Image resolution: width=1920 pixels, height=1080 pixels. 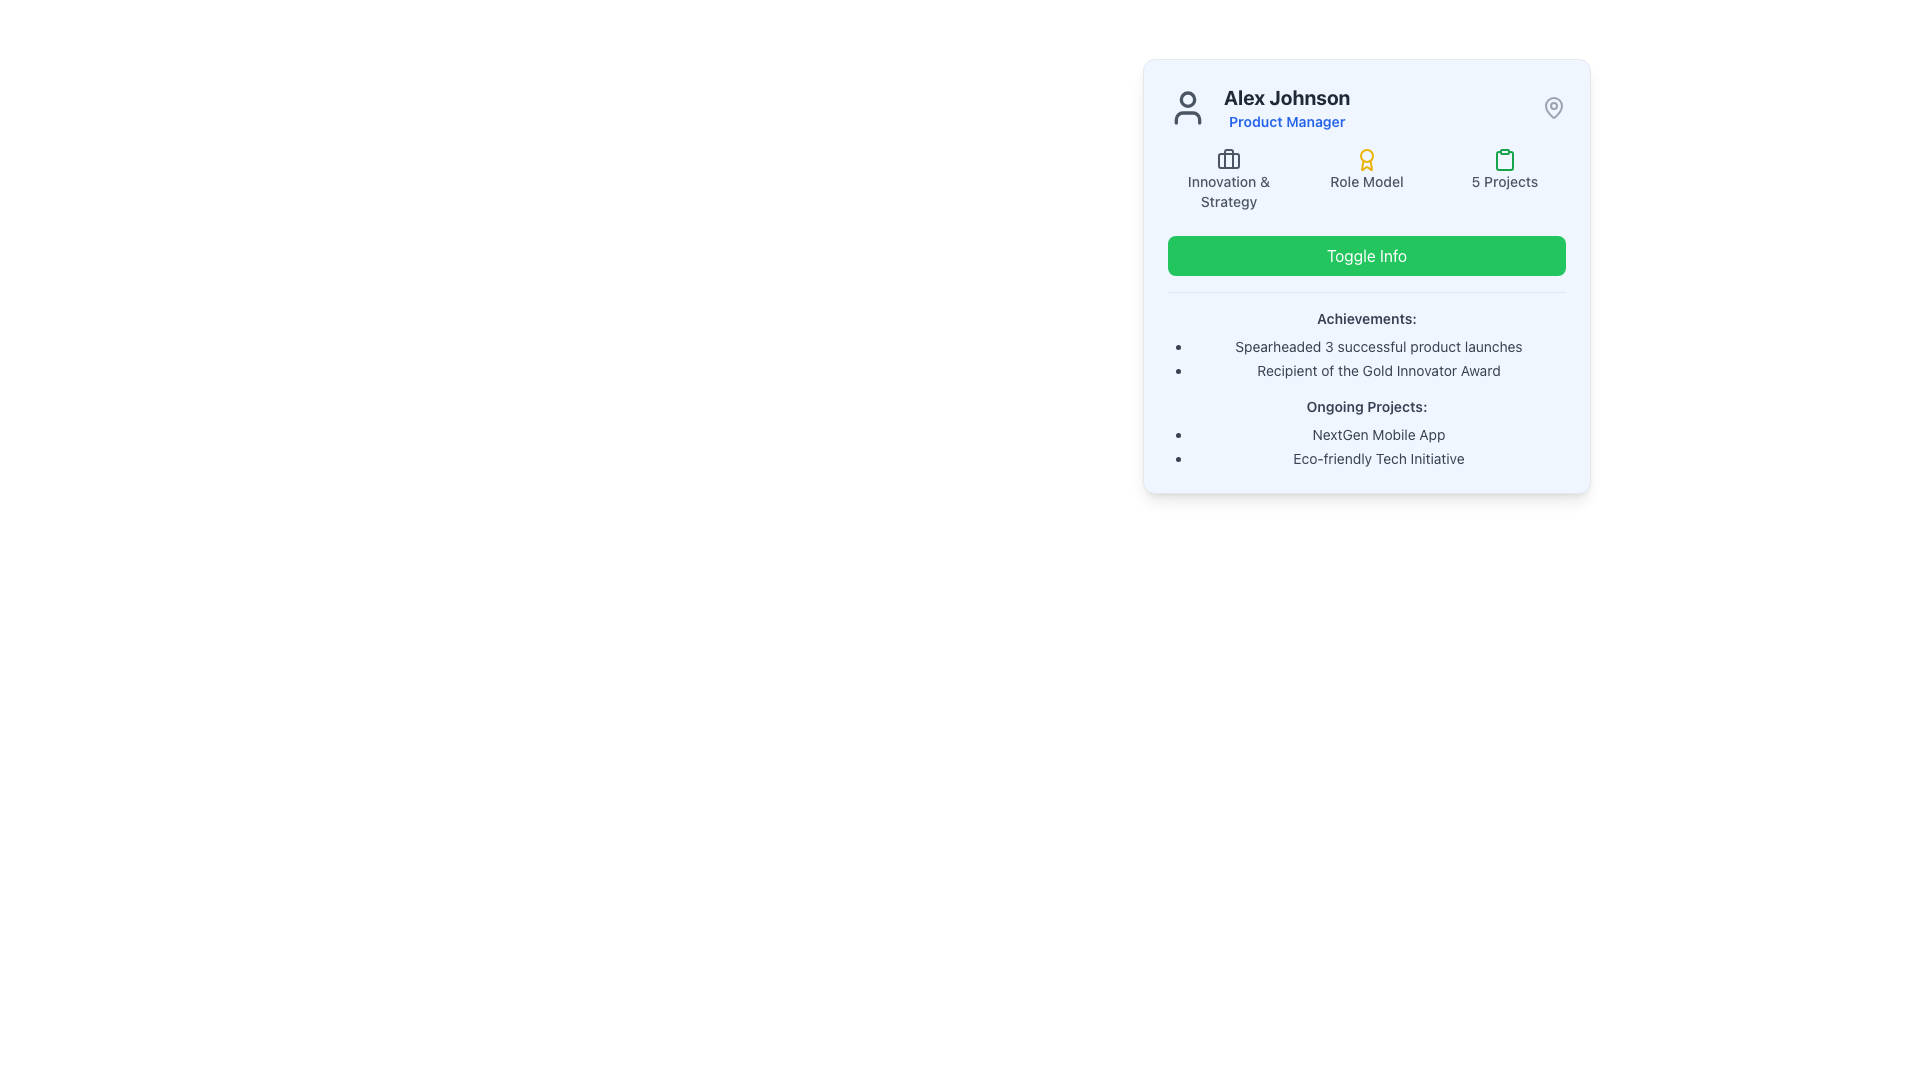 What do you see at coordinates (1287, 97) in the screenshot?
I see `text content of the Text Label displaying 'Alex Johnson' which is positioned at the top of a light-blue card interface` at bounding box center [1287, 97].